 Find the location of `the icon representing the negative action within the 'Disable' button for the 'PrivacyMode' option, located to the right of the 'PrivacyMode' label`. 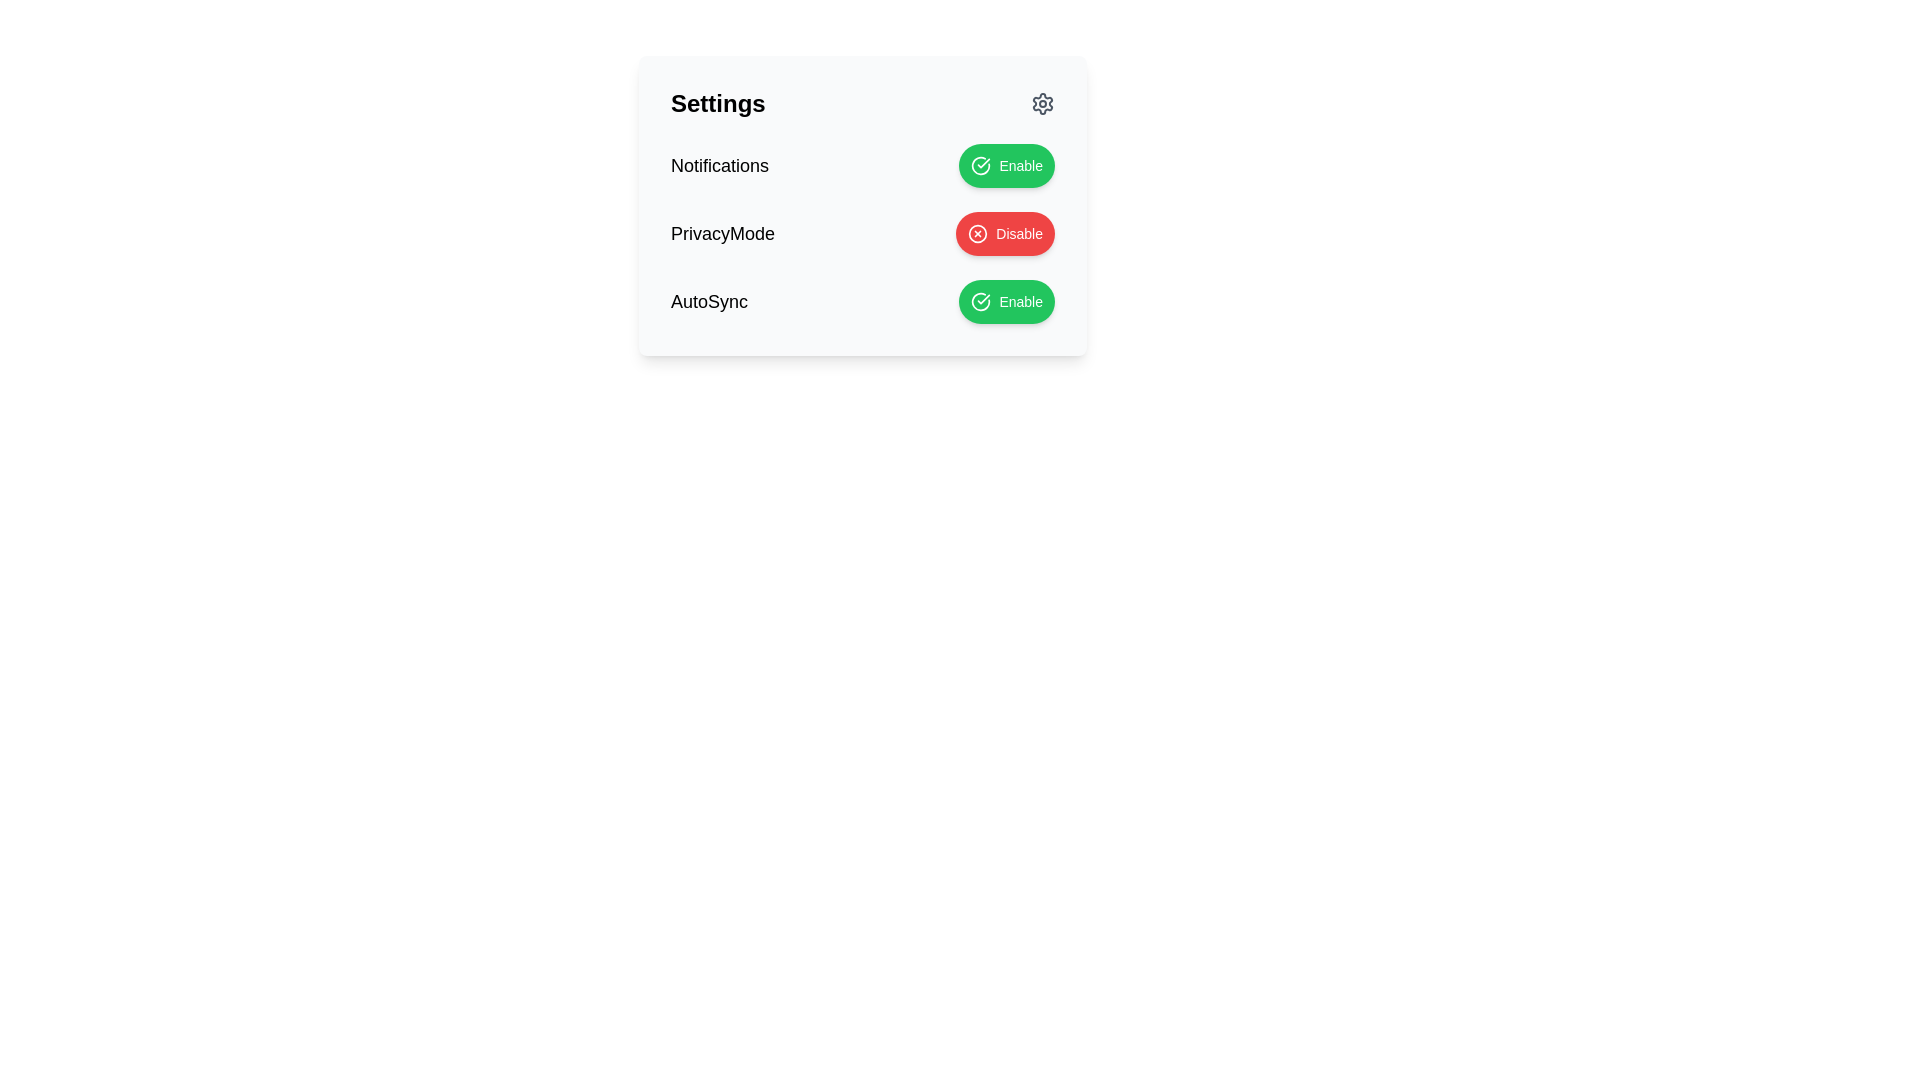

the icon representing the negative action within the 'Disable' button for the 'PrivacyMode' option, located to the right of the 'PrivacyMode' label is located at coordinates (978, 233).